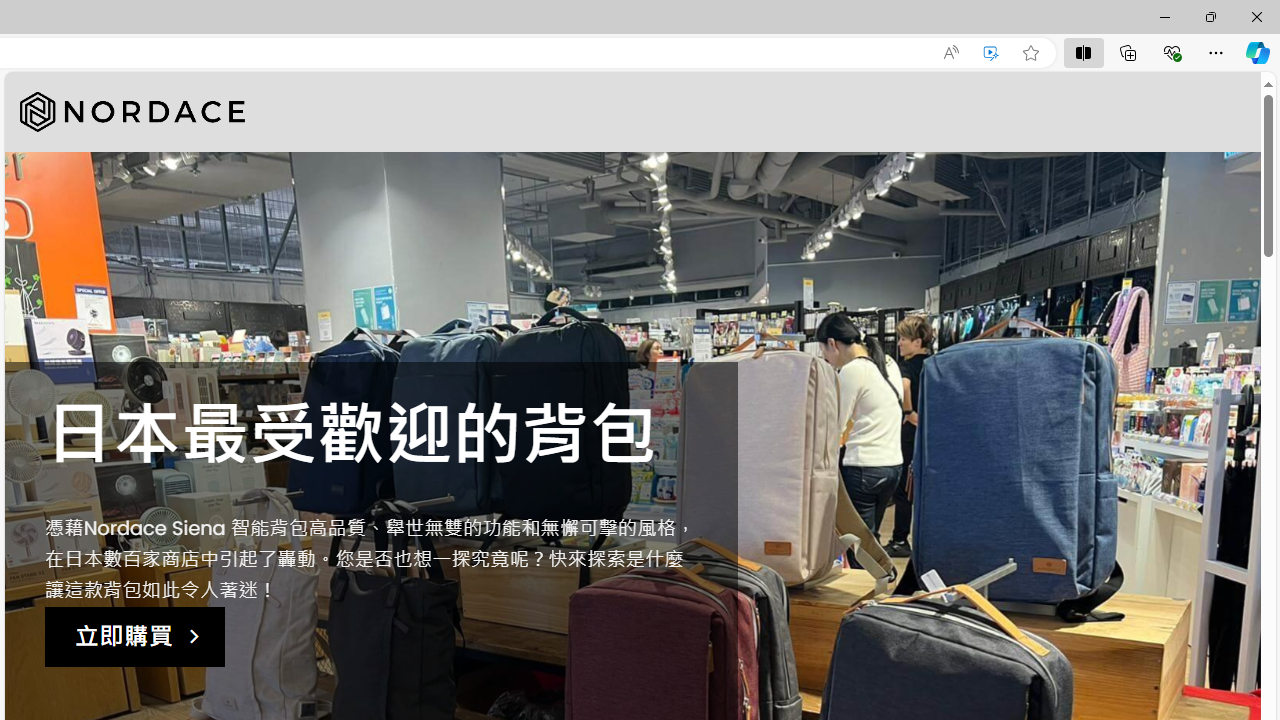 The image size is (1280, 720). I want to click on 'Restore', so click(1209, 16).